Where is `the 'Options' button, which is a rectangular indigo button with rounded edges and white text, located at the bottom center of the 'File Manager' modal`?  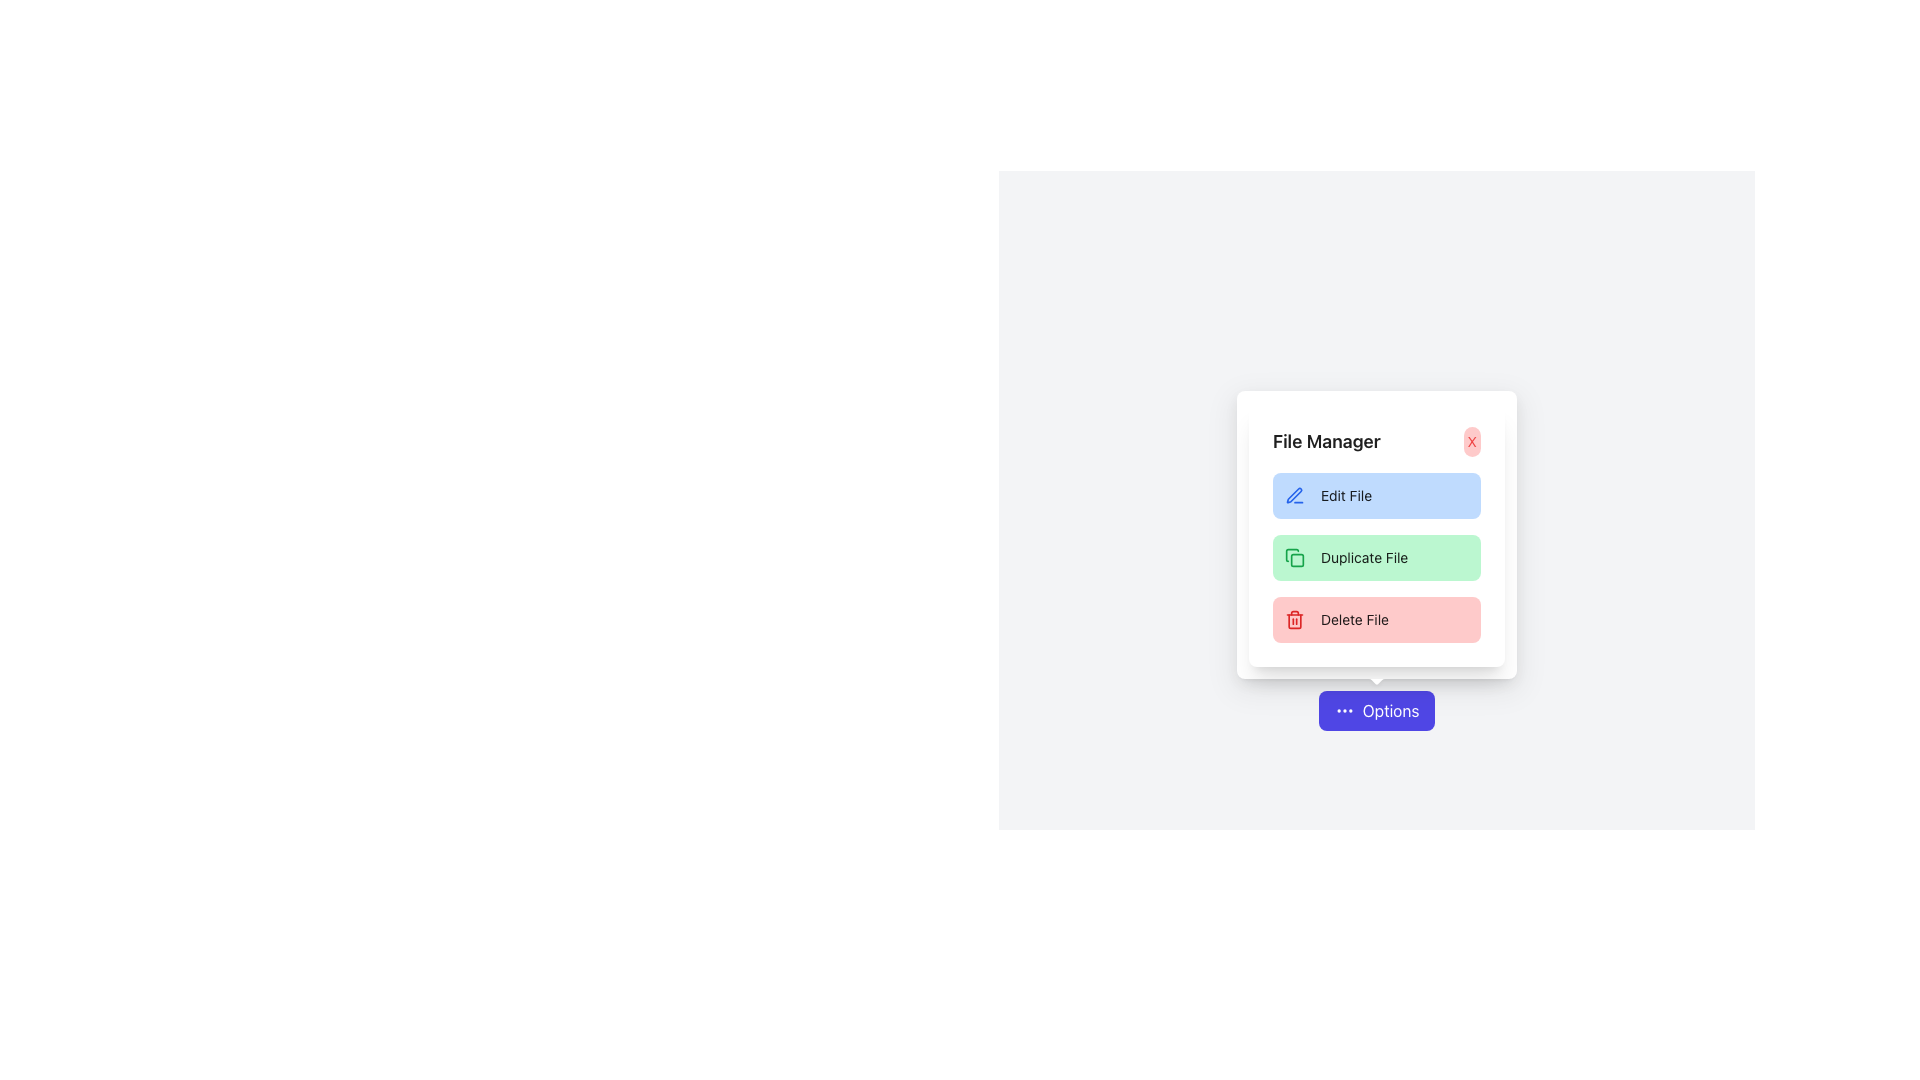 the 'Options' button, which is a rectangular indigo button with rounded edges and white text, located at the bottom center of the 'File Manager' modal is located at coordinates (1375, 709).